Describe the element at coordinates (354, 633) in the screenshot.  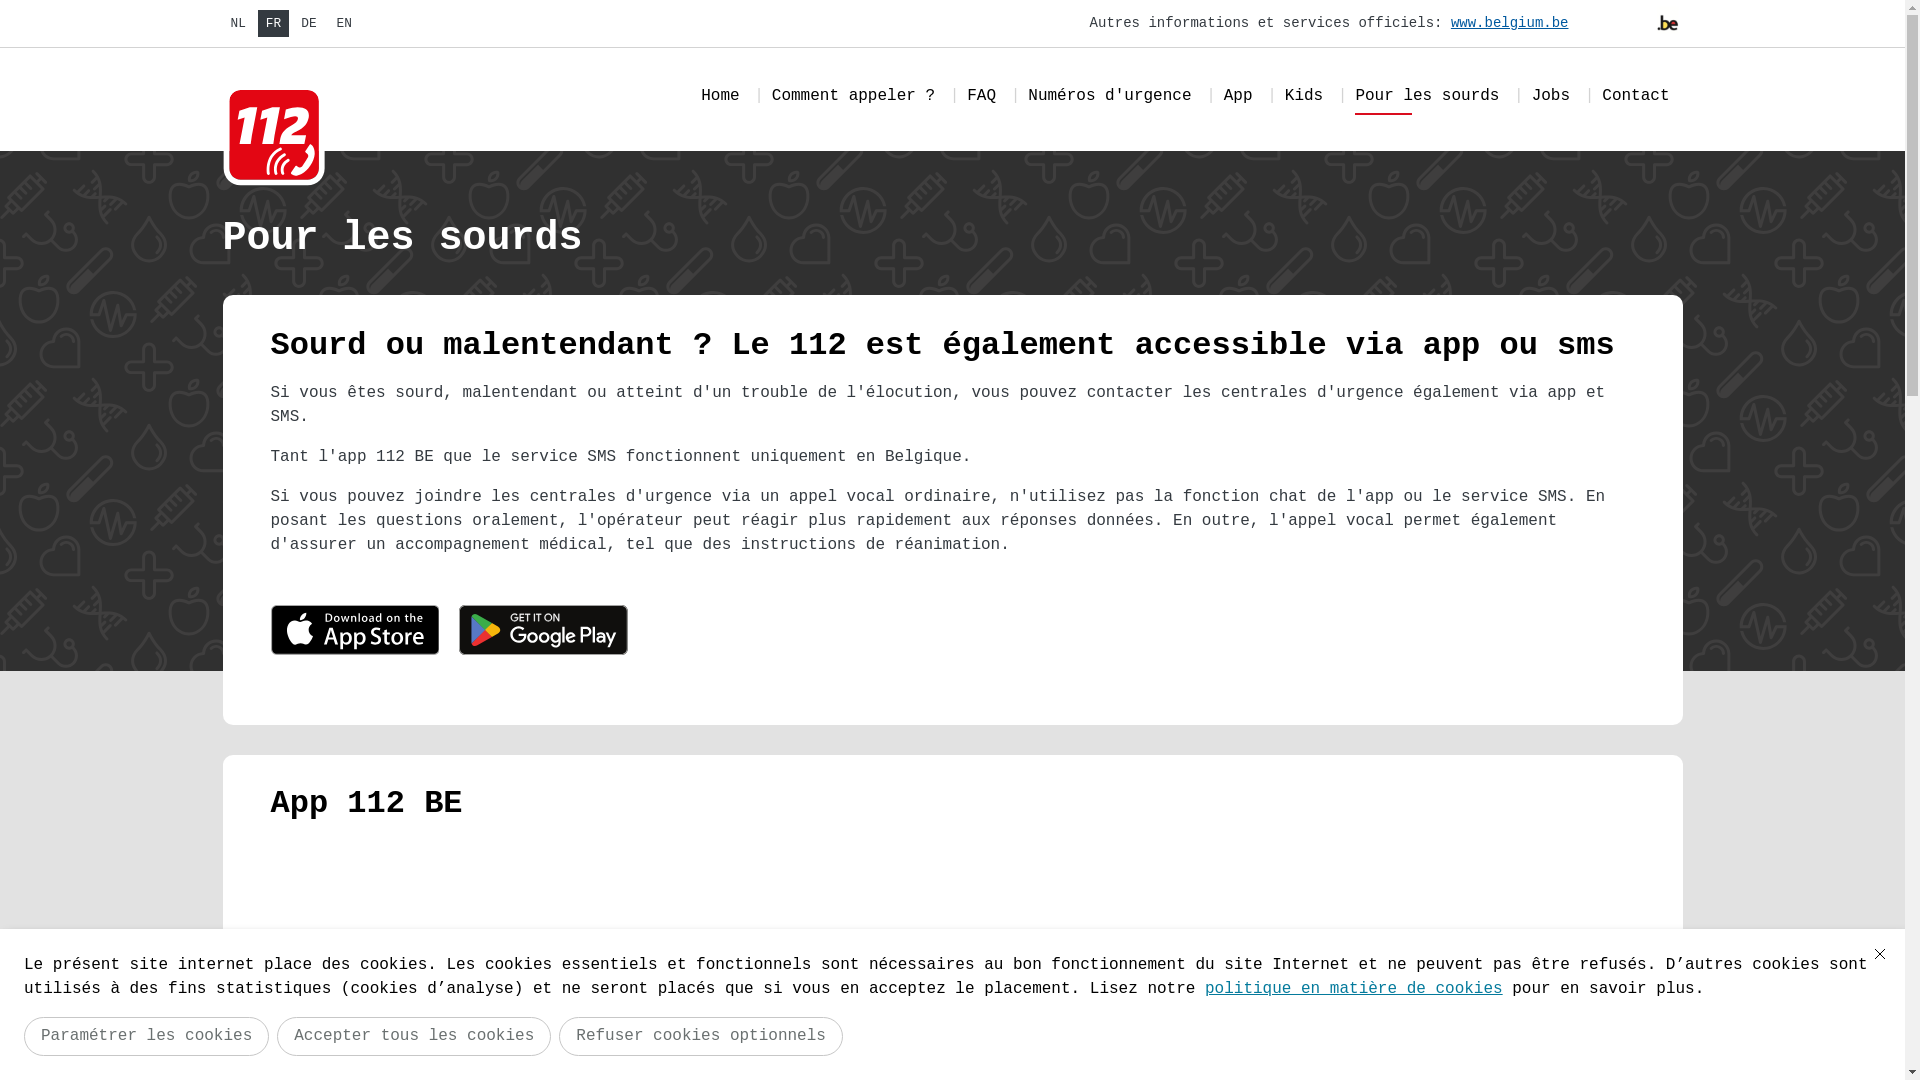
I see `'App Store'` at that location.